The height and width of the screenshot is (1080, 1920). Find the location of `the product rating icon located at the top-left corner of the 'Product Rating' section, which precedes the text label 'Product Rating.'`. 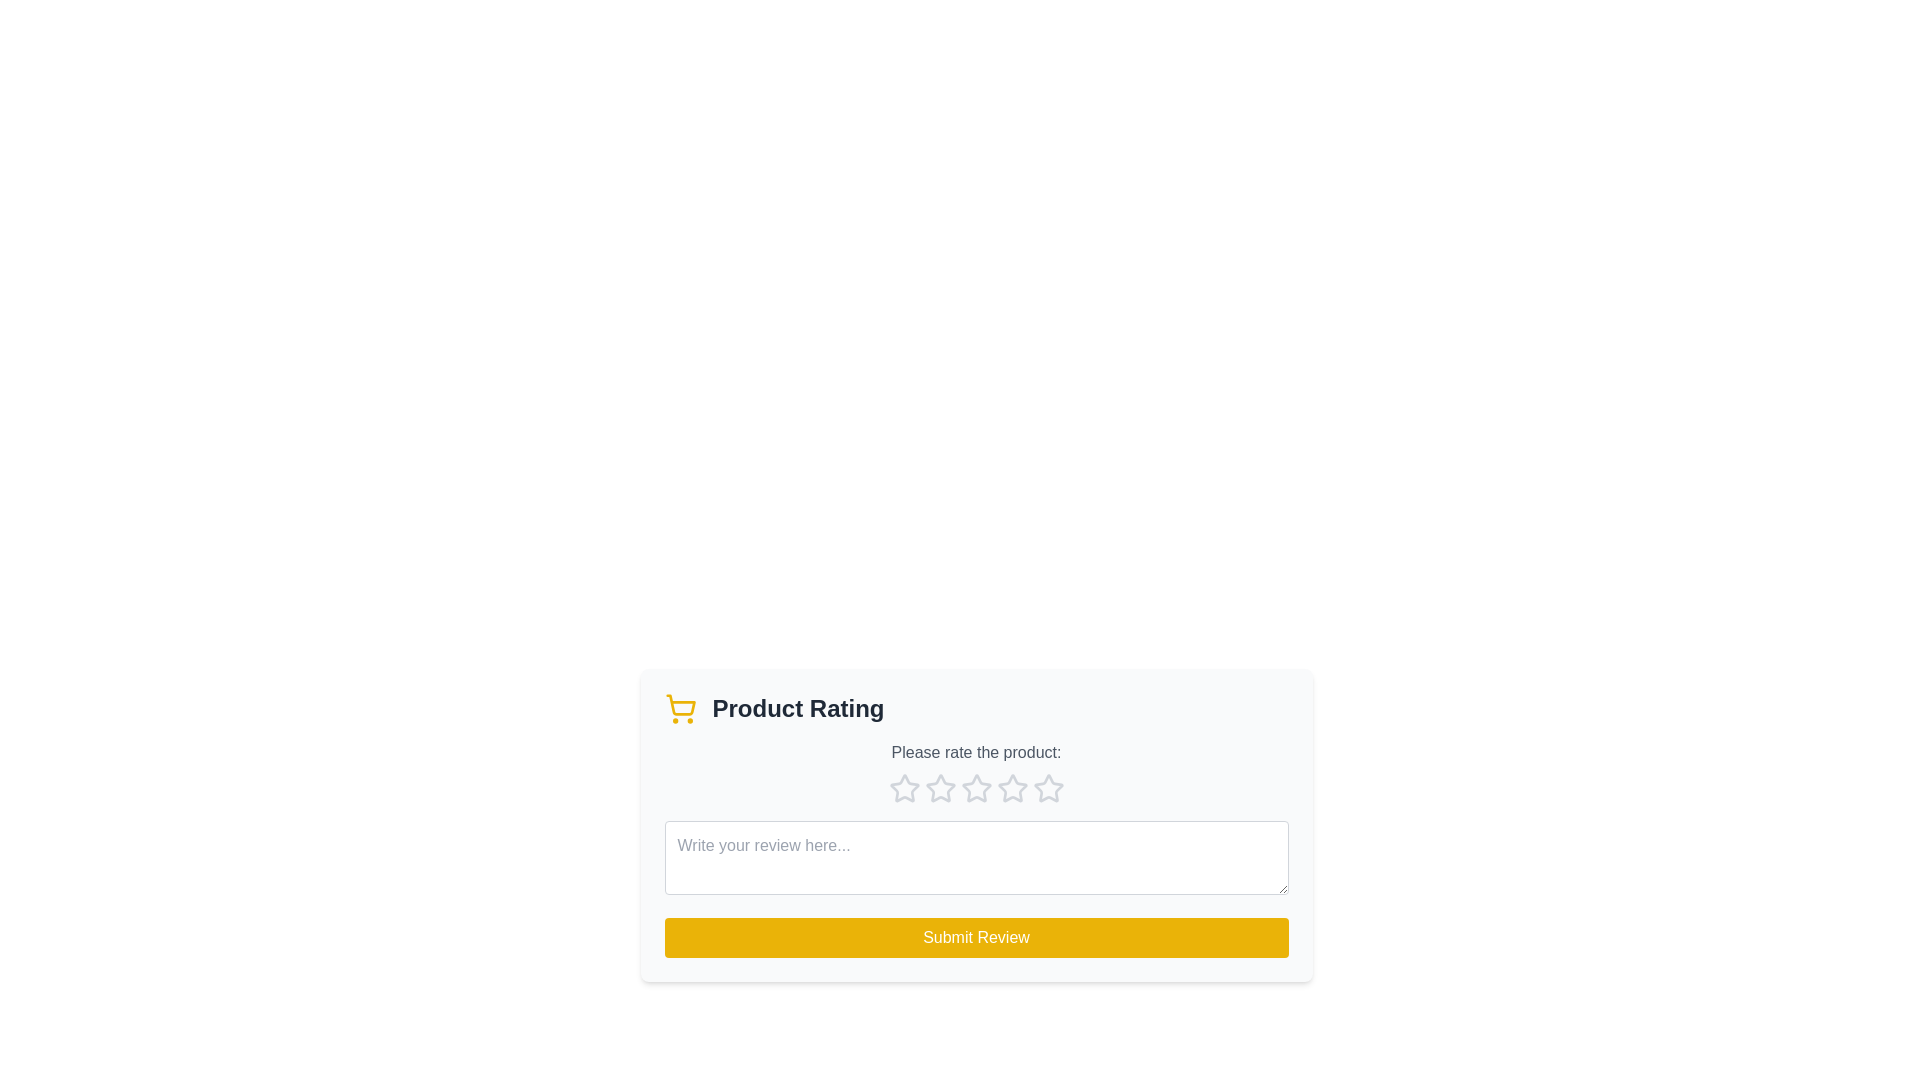

the product rating icon located at the top-left corner of the 'Product Rating' section, which precedes the text label 'Product Rating.' is located at coordinates (680, 708).